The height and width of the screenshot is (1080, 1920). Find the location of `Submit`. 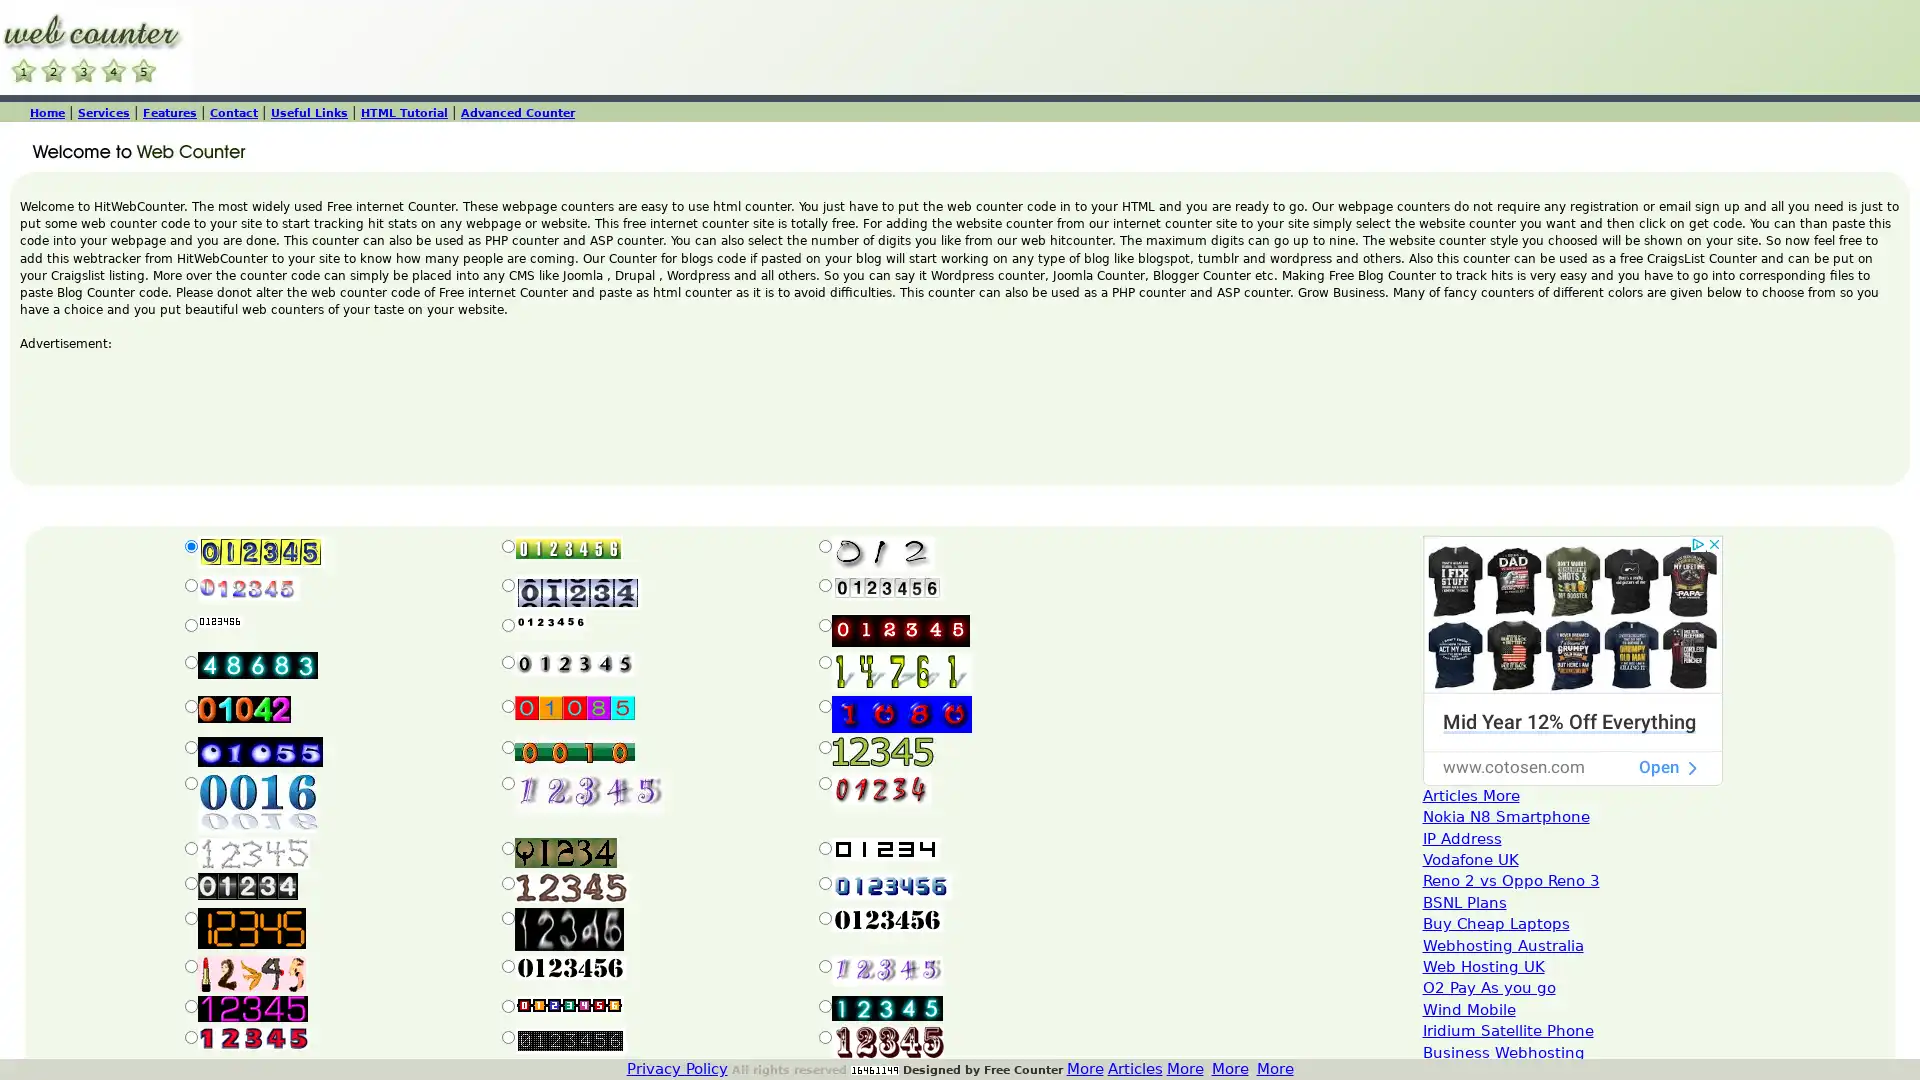

Submit is located at coordinates (573, 752).